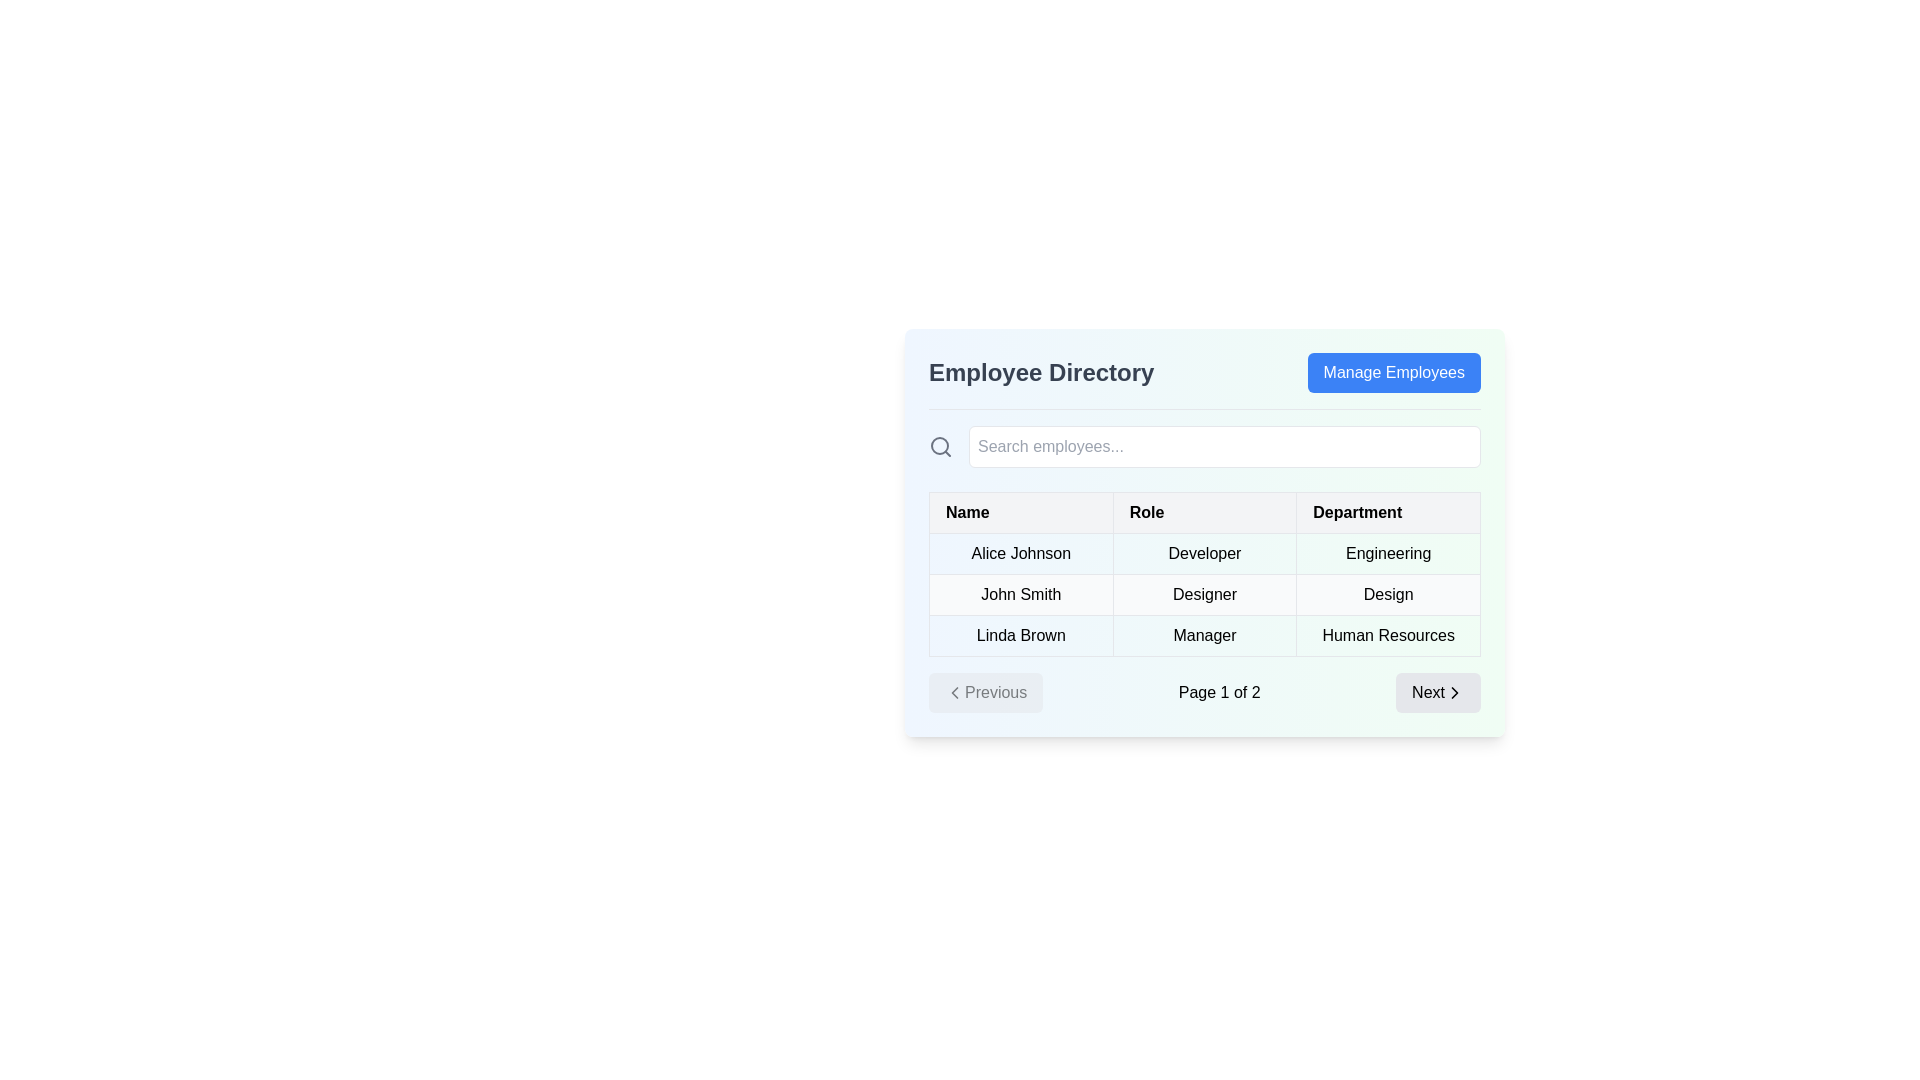 Image resolution: width=1920 pixels, height=1080 pixels. I want to click on the text label indicating the purpose of the employee directory, positioned to the left of the 'Manage Employees' button, so click(1040, 373).